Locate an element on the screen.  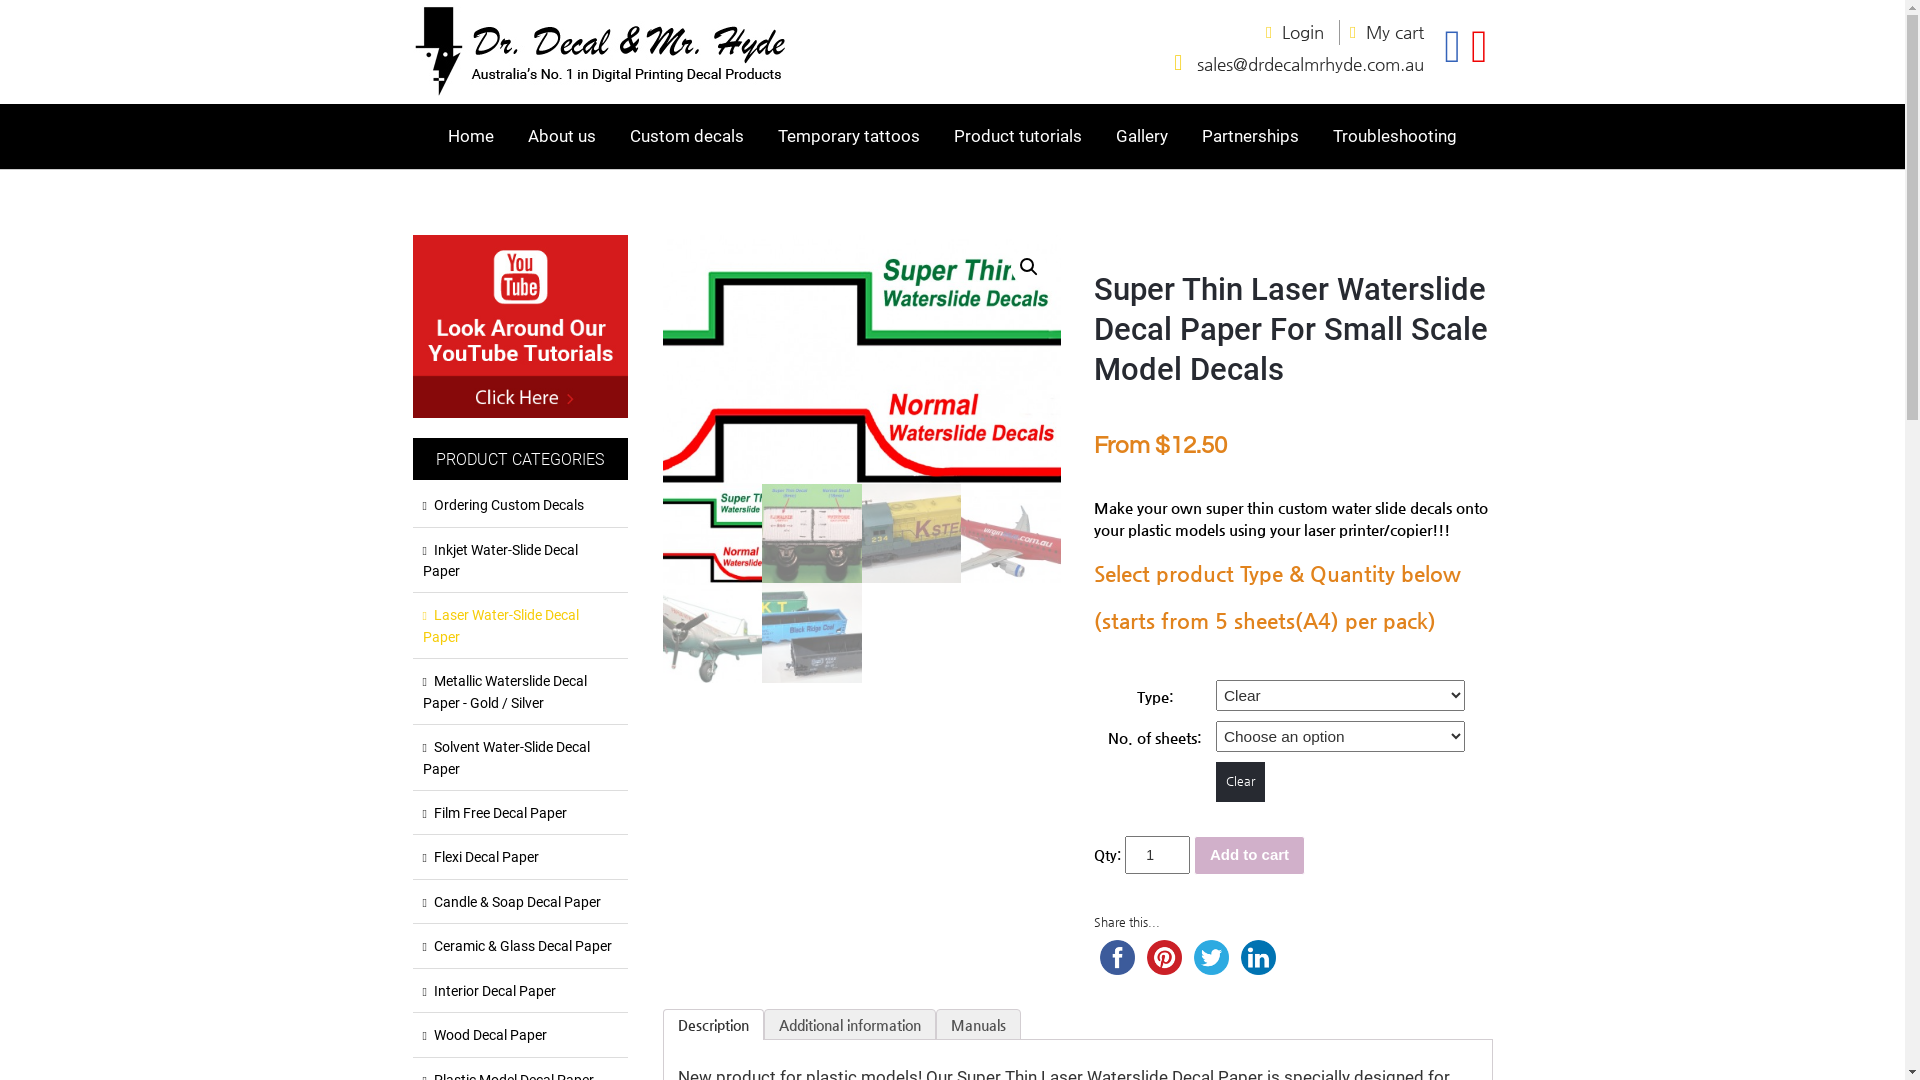
'Interior Decal Paper' is located at coordinates (519, 991).